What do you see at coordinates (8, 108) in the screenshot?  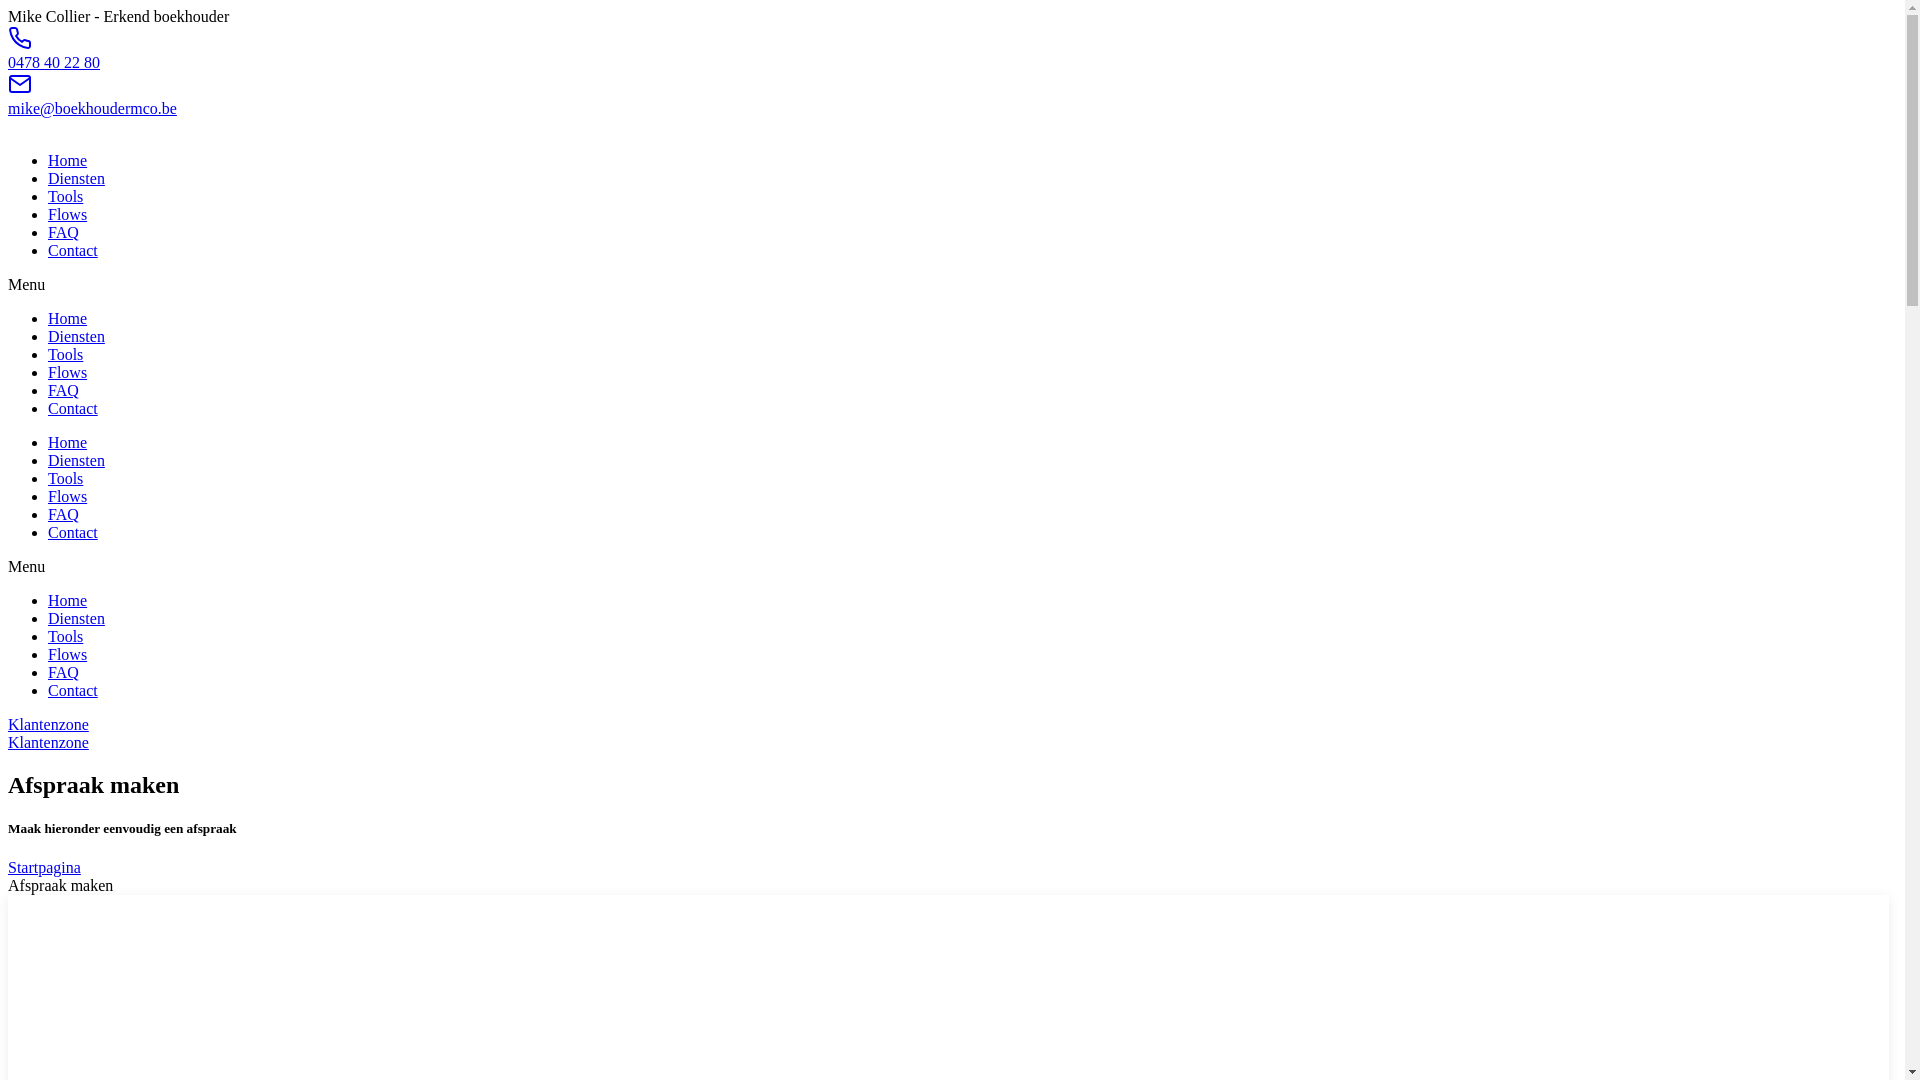 I see `'mike@boekhoudermco.be'` at bounding box center [8, 108].